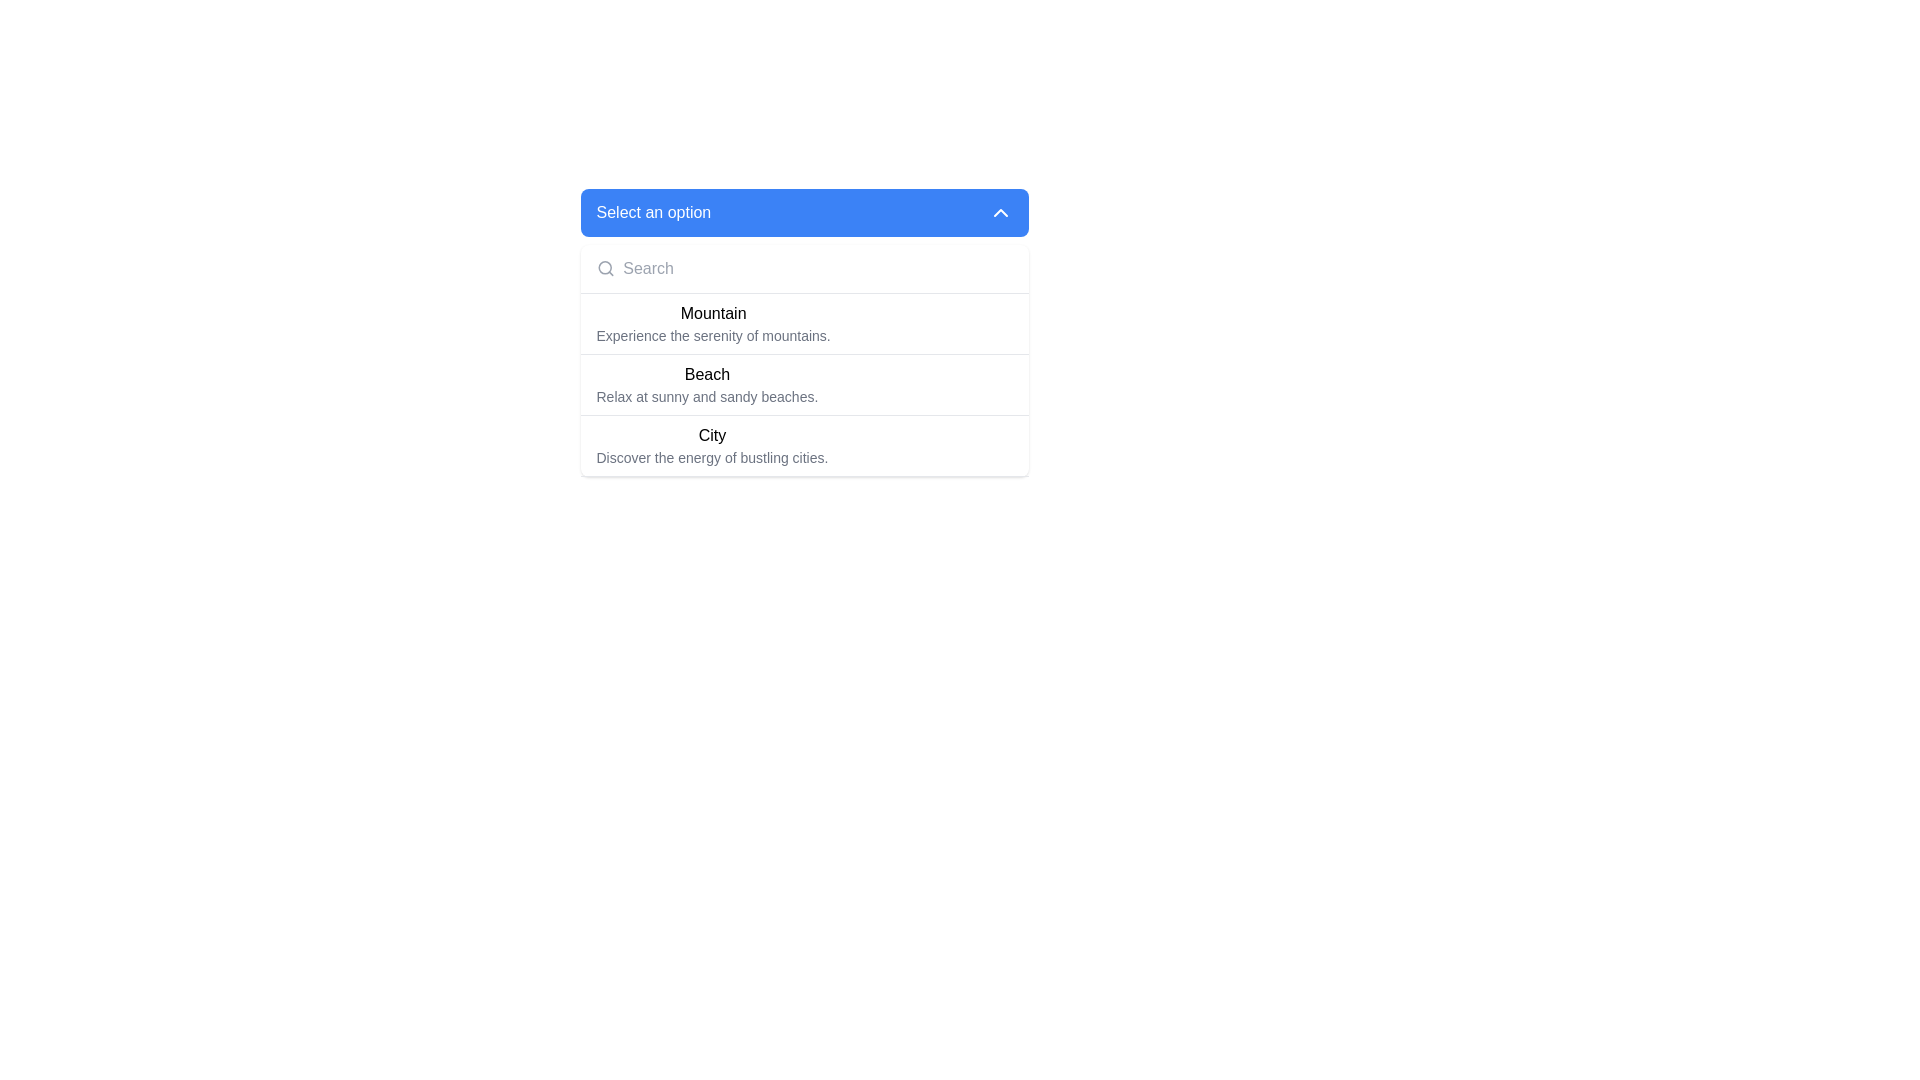 Image resolution: width=1920 pixels, height=1080 pixels. What do you see at coordinates (603, 267) in the screenshot?
I see `the circular component of the search icon located at the top-left section of the dropdown menu` at bounding box center [603, 267].